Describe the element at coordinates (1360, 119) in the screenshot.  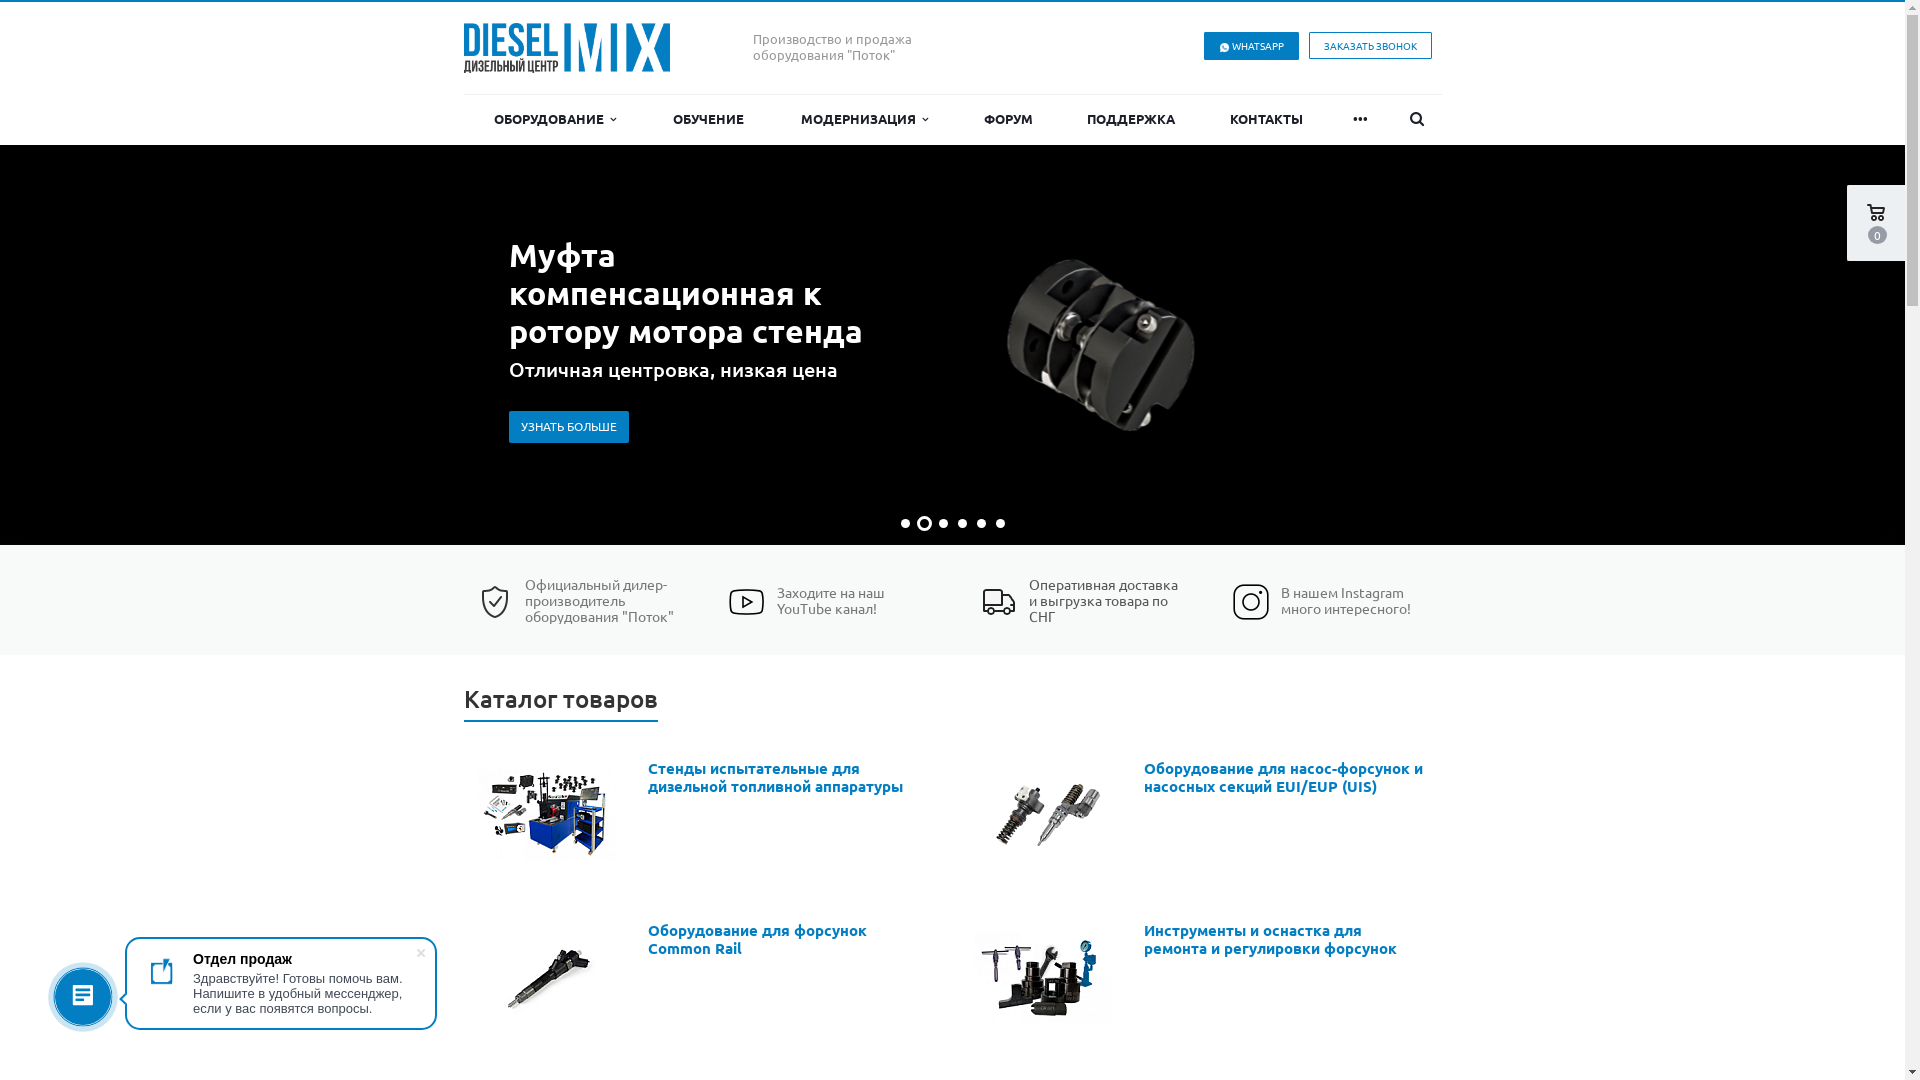
I see `'...'` at that location.